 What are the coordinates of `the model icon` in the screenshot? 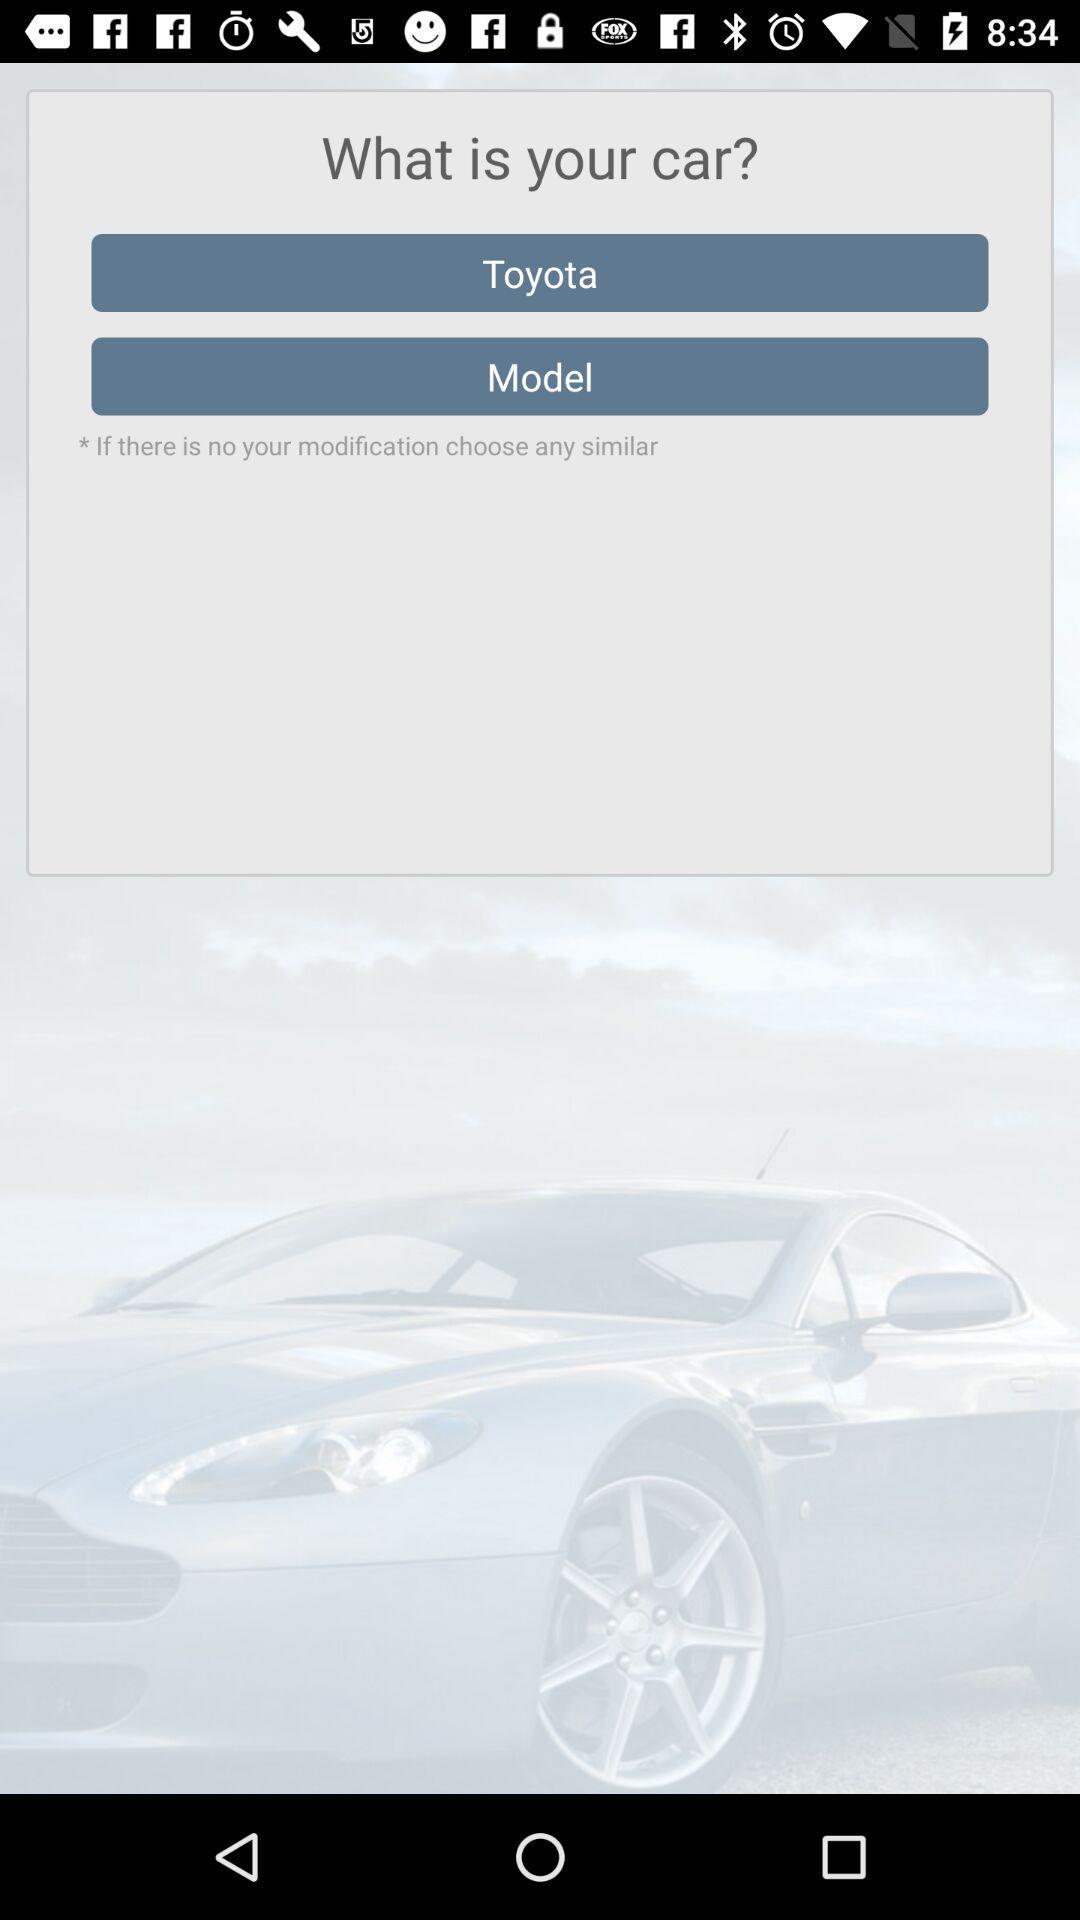 It's located at (540, 376).